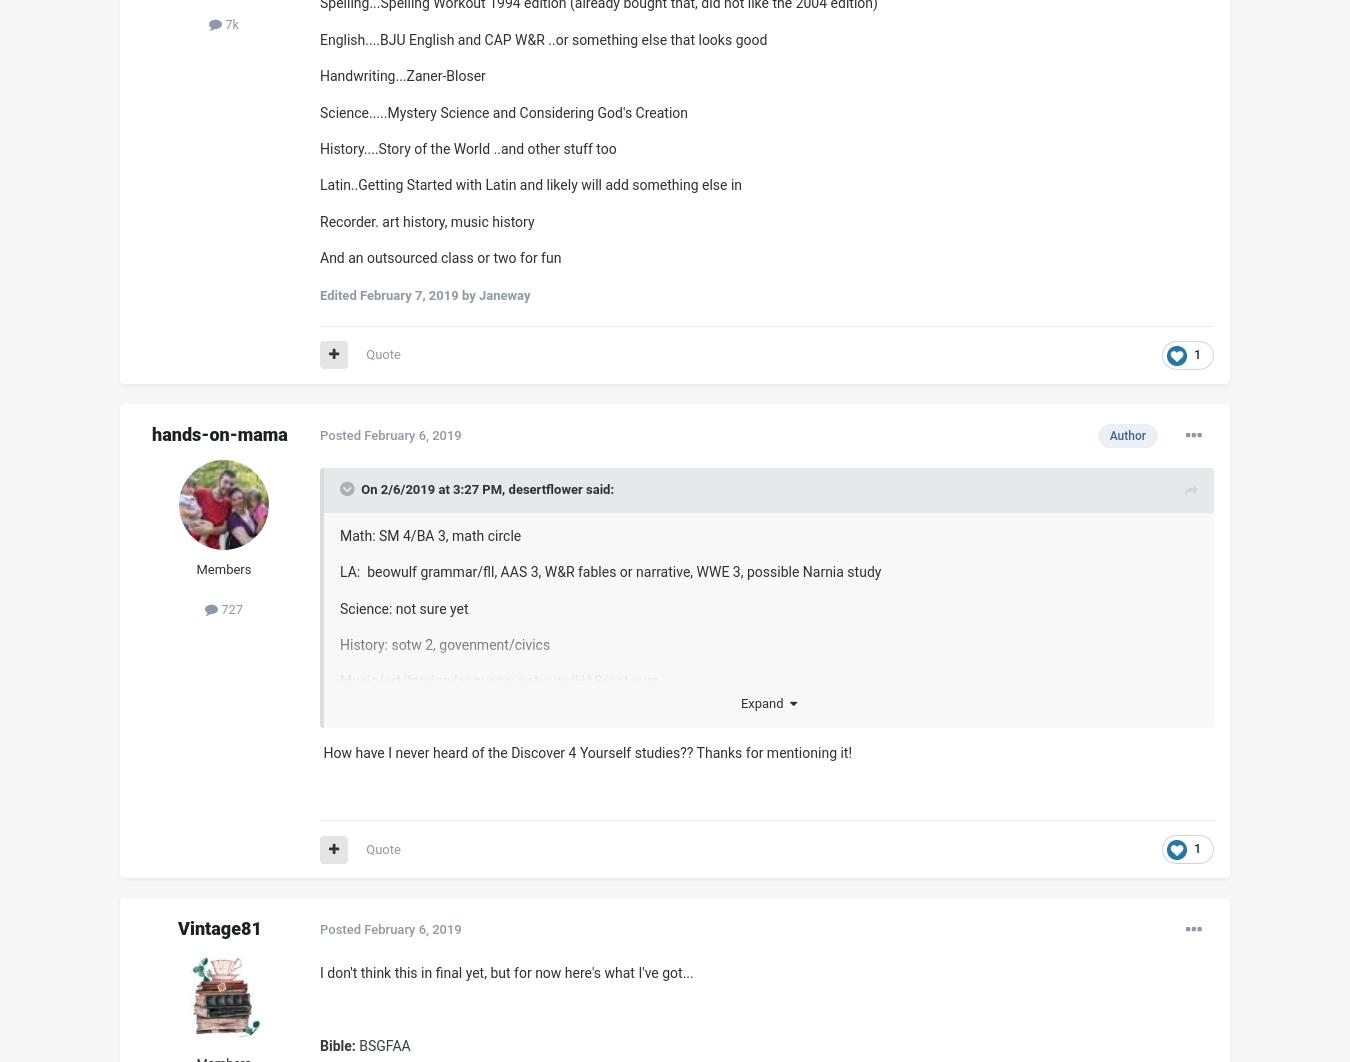 The width and height of the screenshot is (1350, 1062). I want to click on 'Bible:', so click(318, 1044).